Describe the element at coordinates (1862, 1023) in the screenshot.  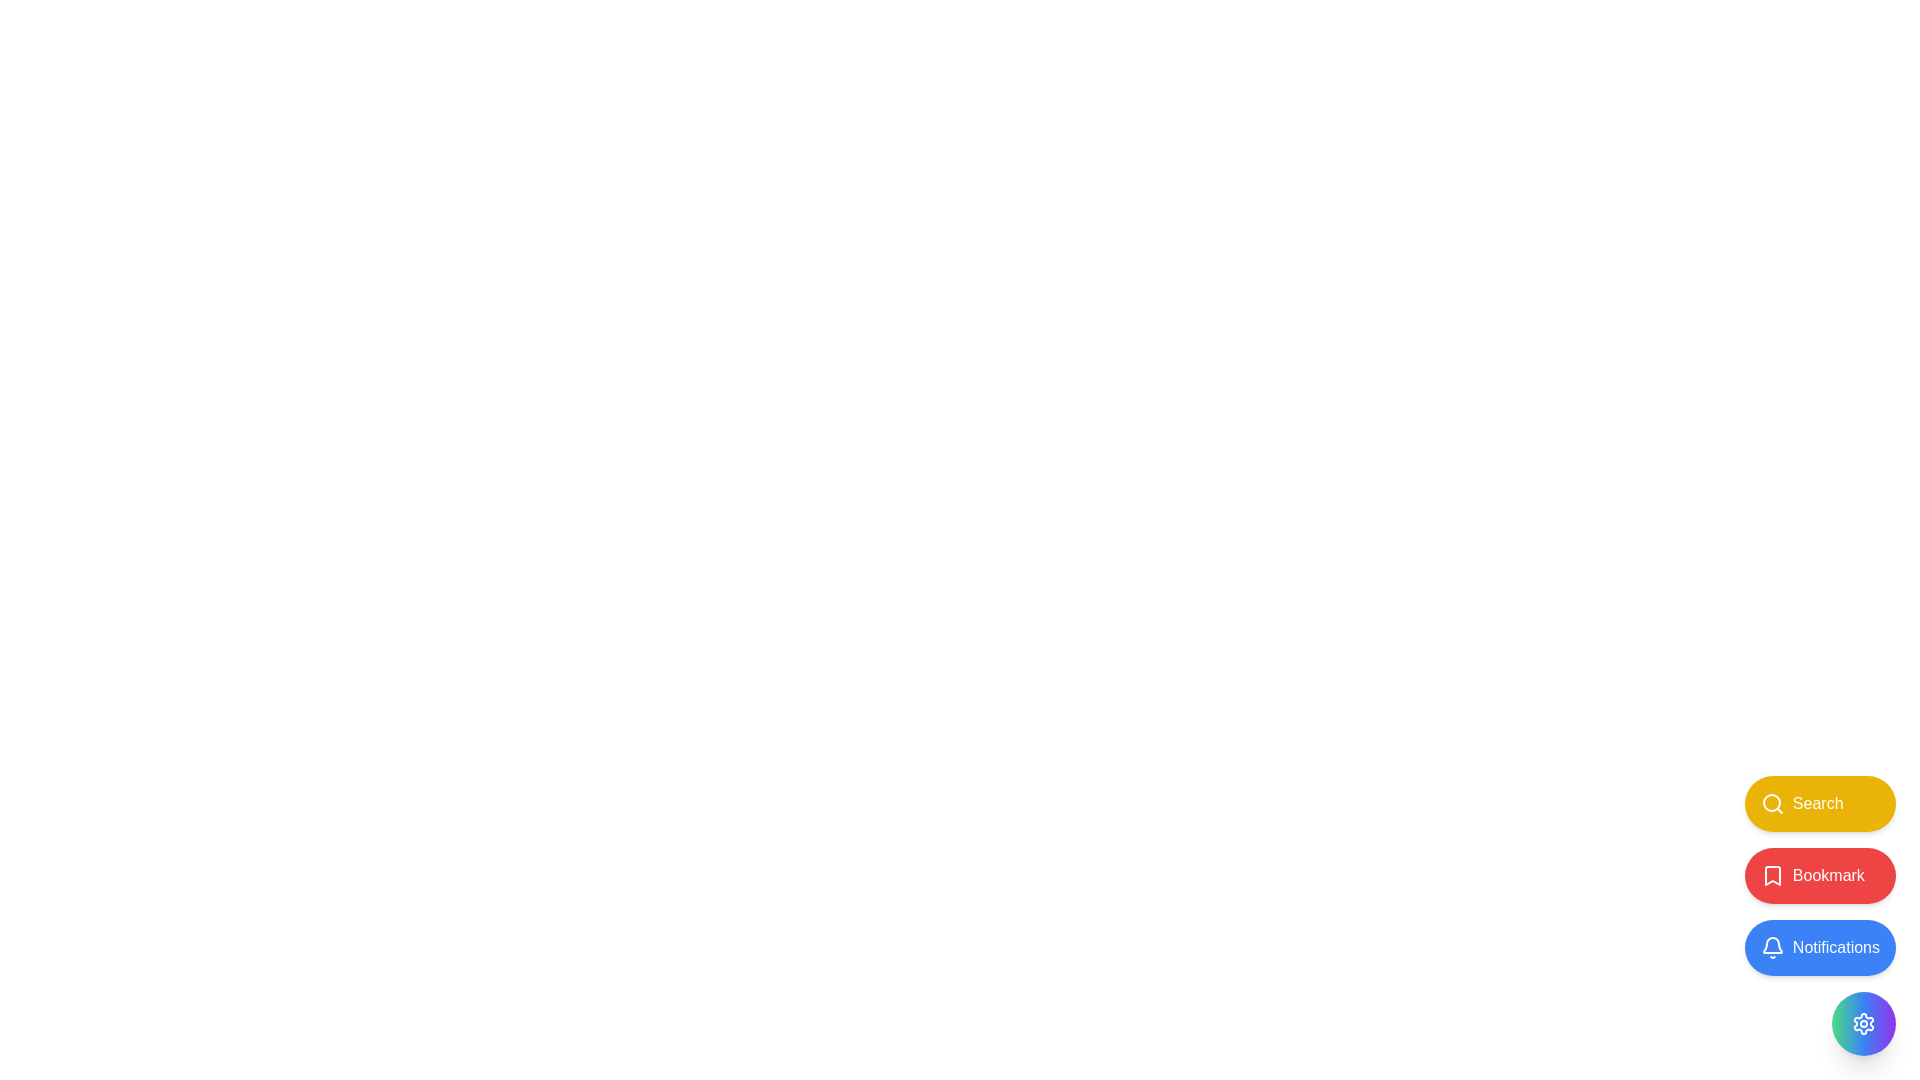
I see `the settings icon located within the round button at the bottom-right corner of the interface` at that location.